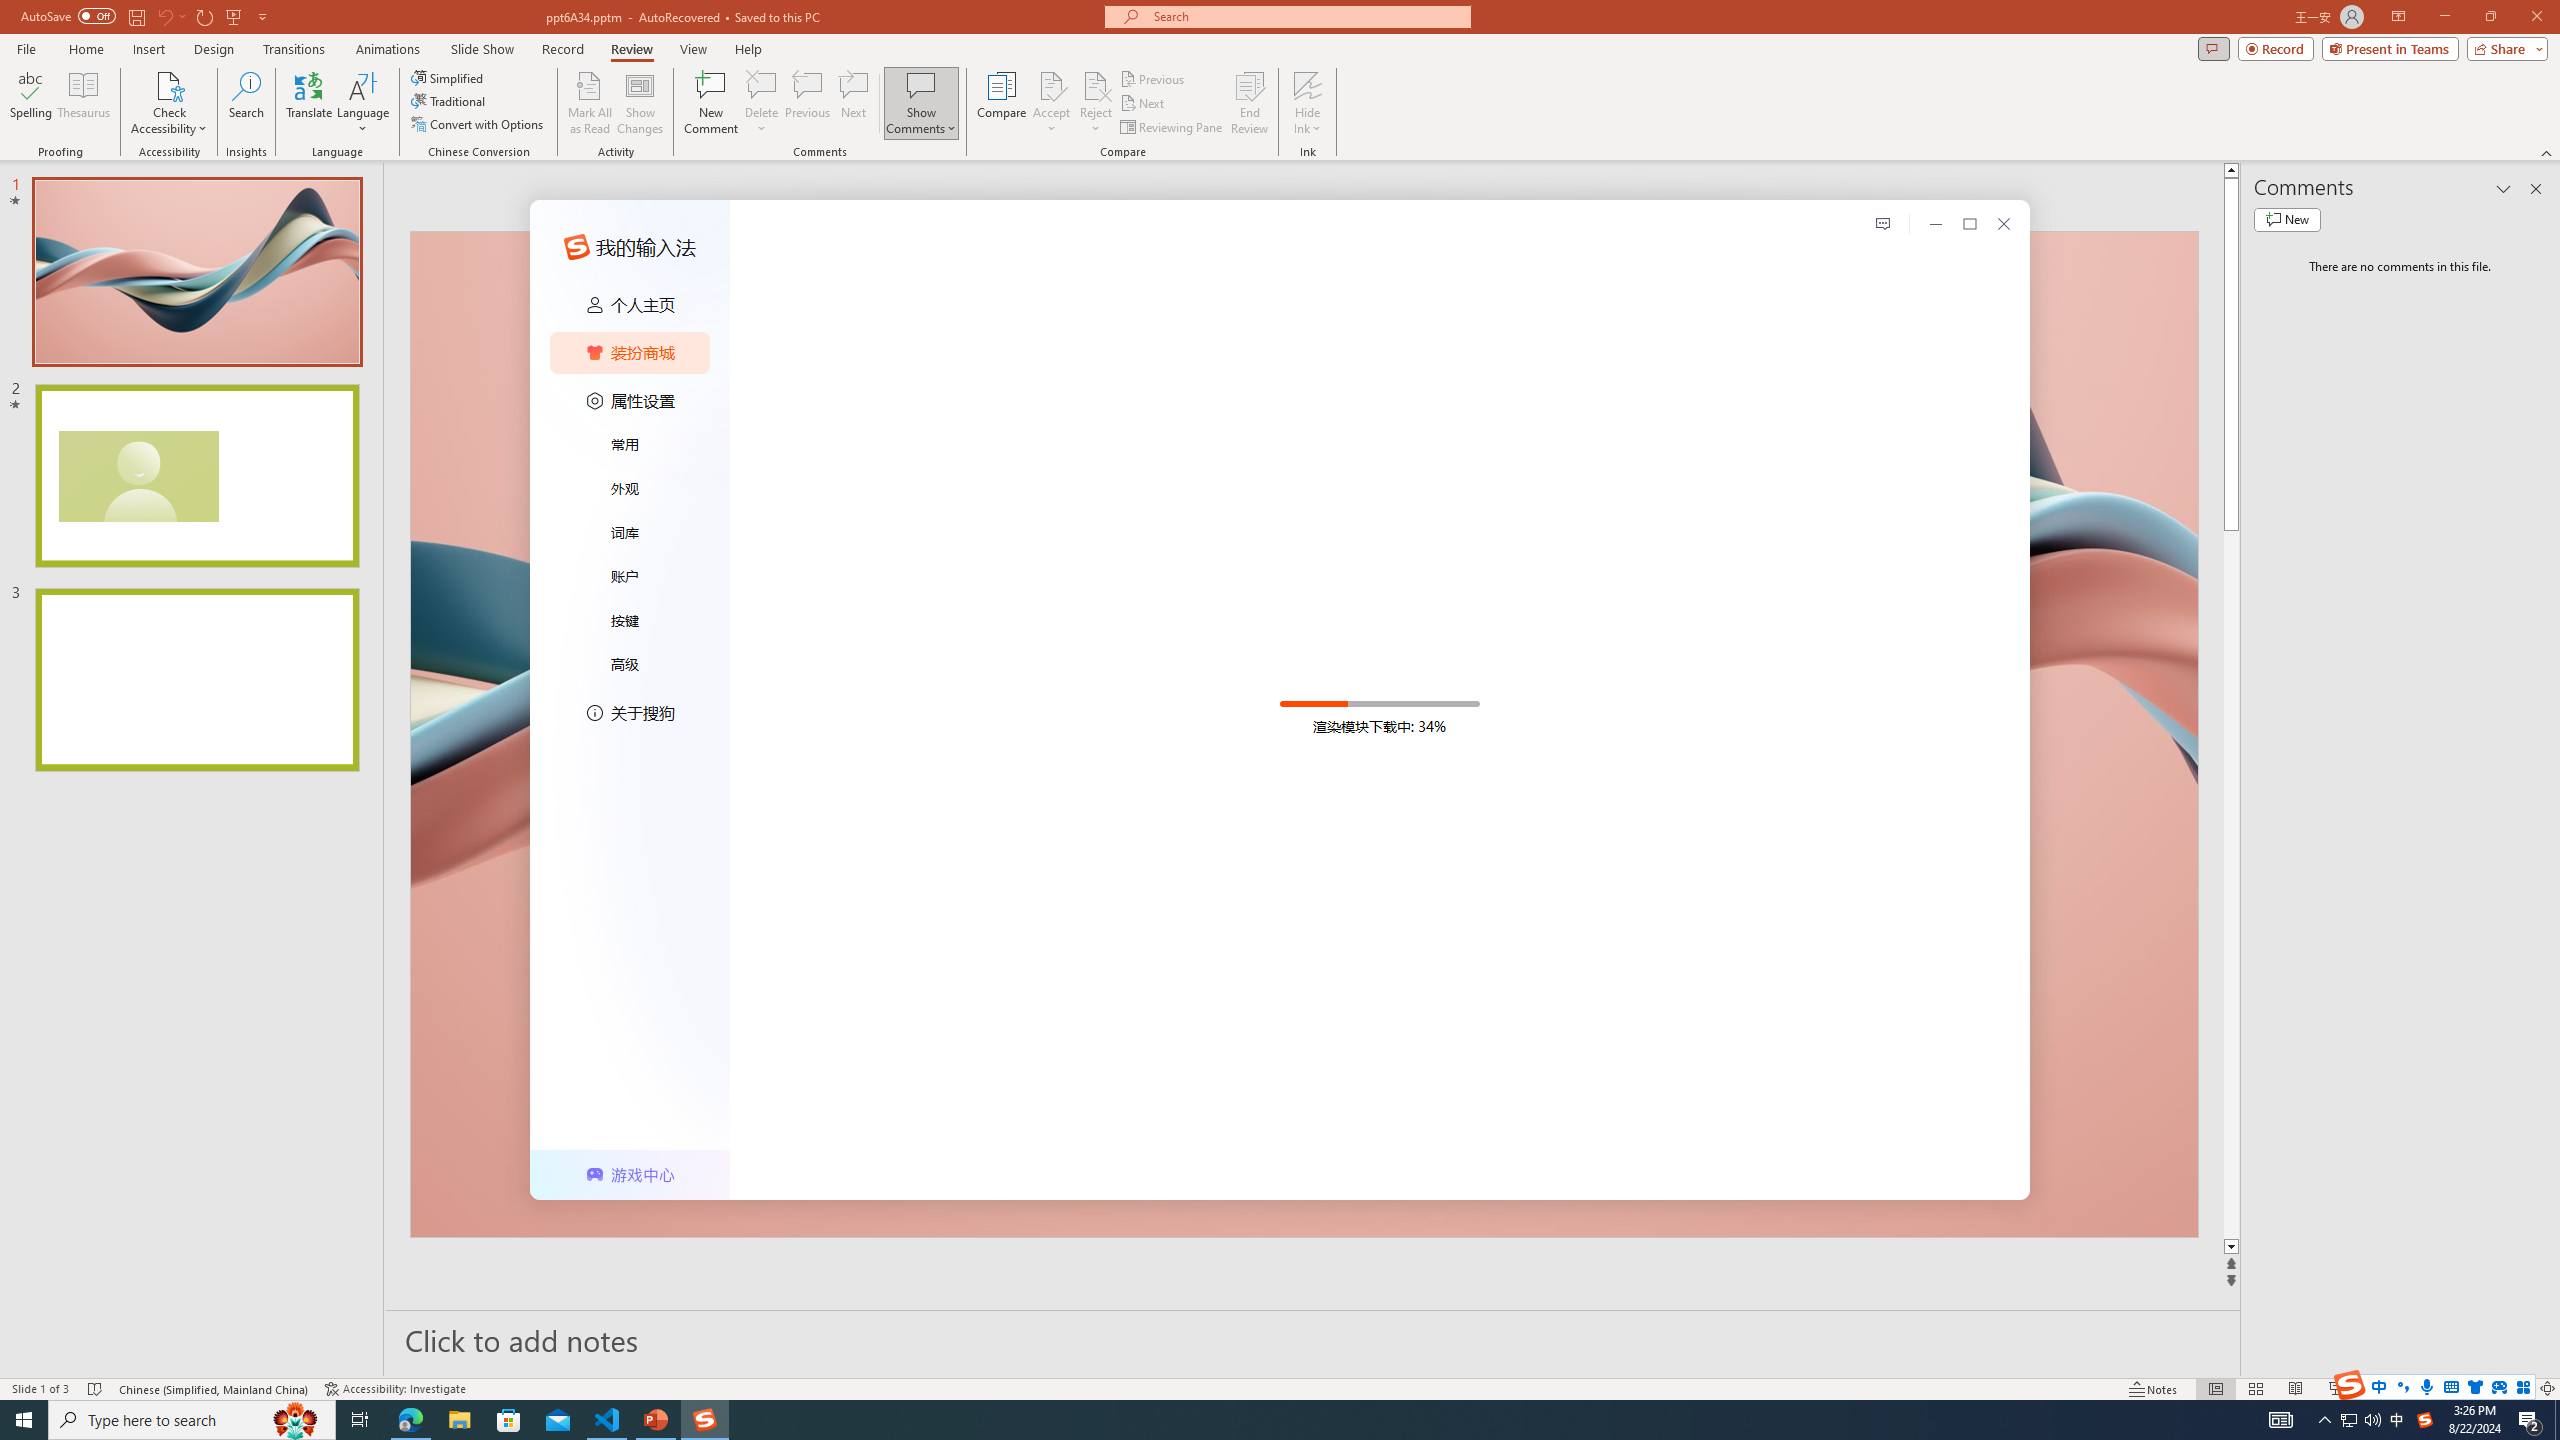 The height and width of the screenshot is (1440, 2560). I want to click on 'Previous', so click(1153, 78).